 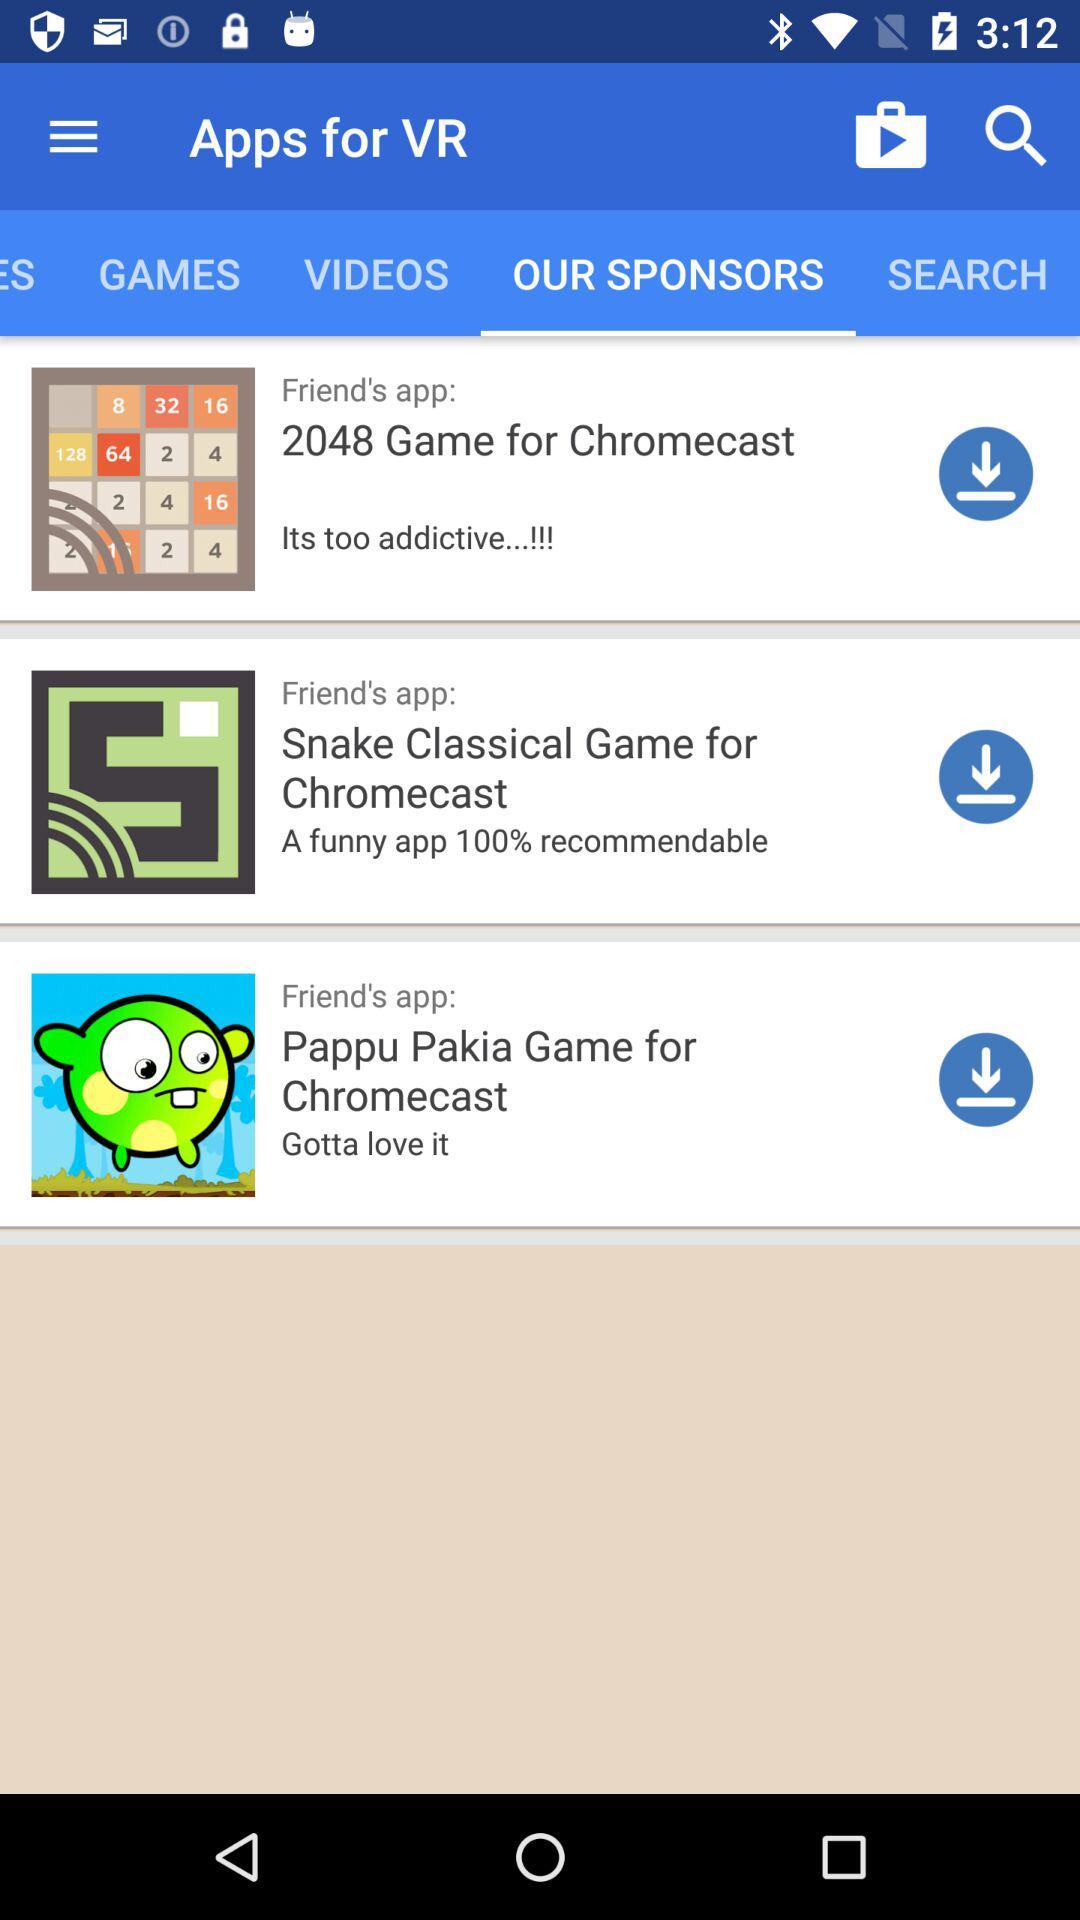 I want to click on the pappu pakia game, so click(x=671, y=1067).